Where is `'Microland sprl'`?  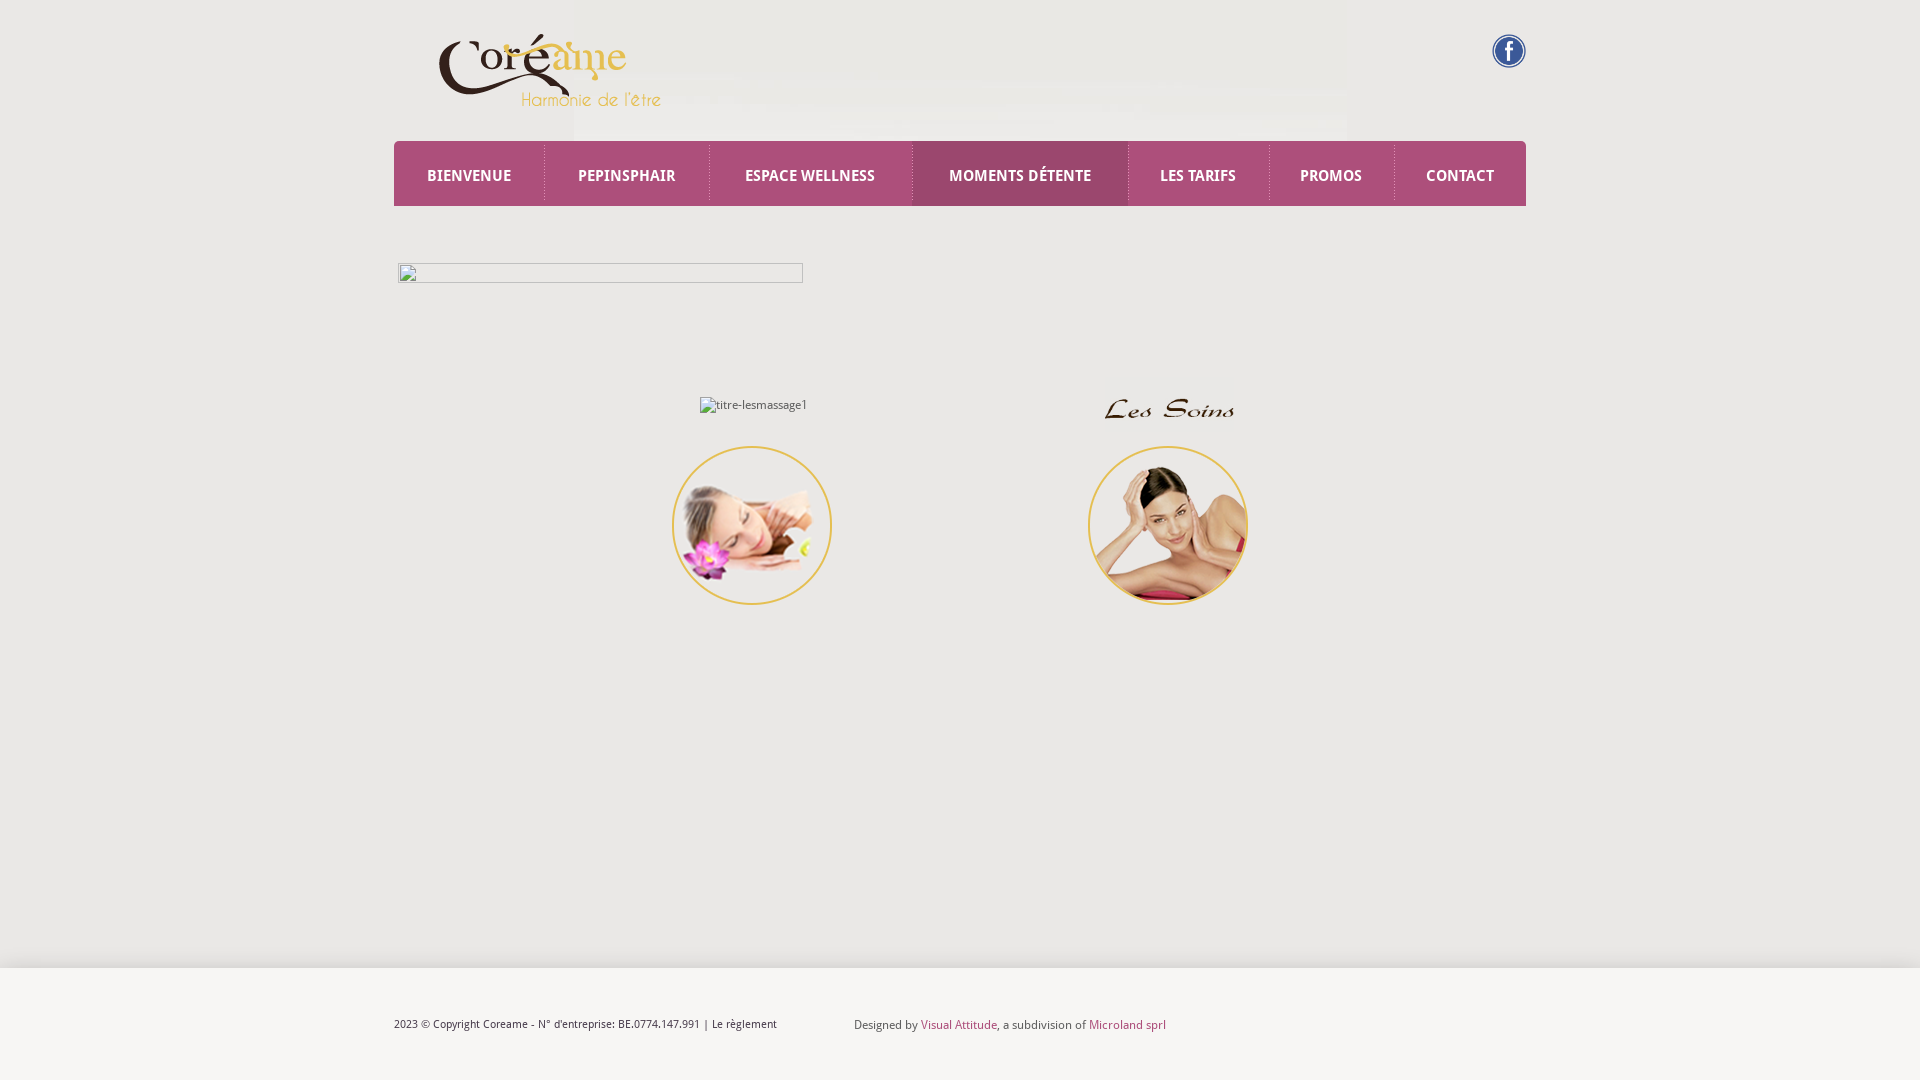 'Microland sprl' is located at coordinates (1088, 1025).